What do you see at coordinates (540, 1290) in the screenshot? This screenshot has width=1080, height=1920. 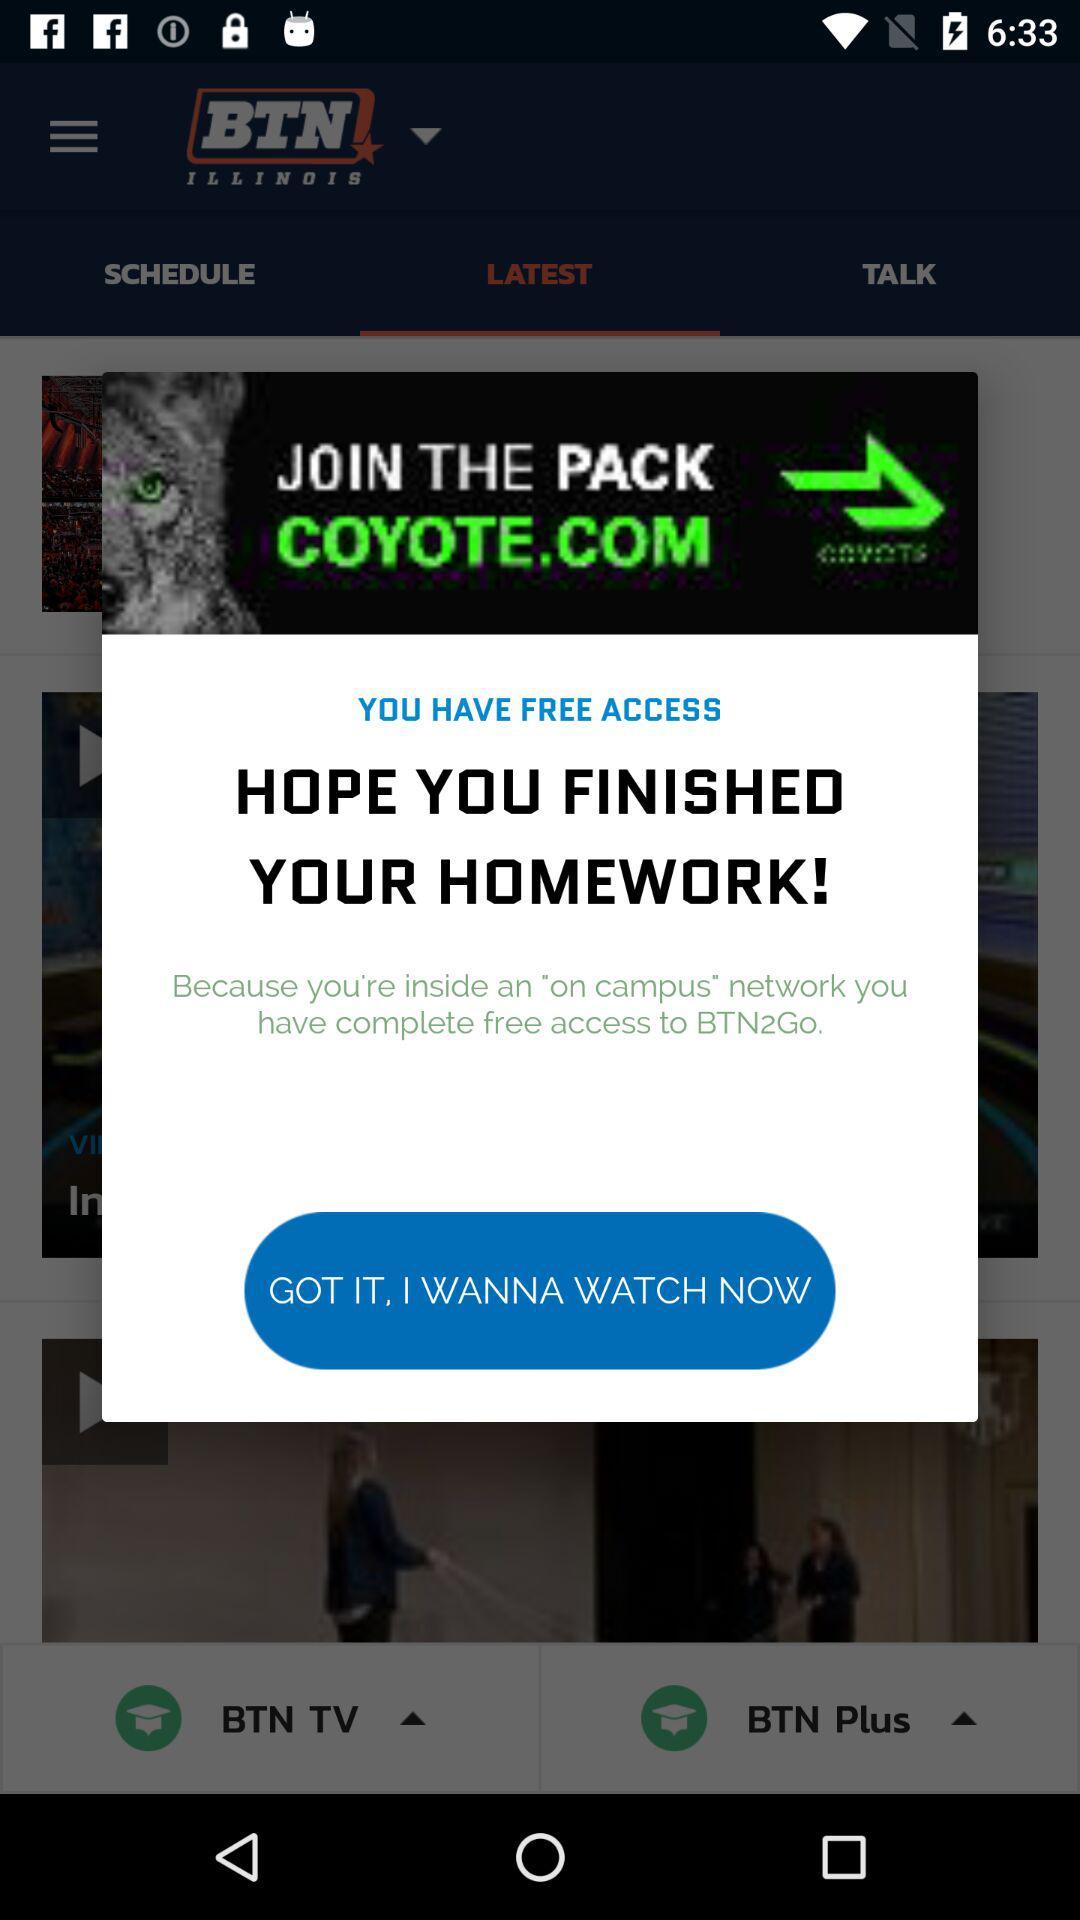 I see `icon at the bottom` at bounding box center [540, 1290].